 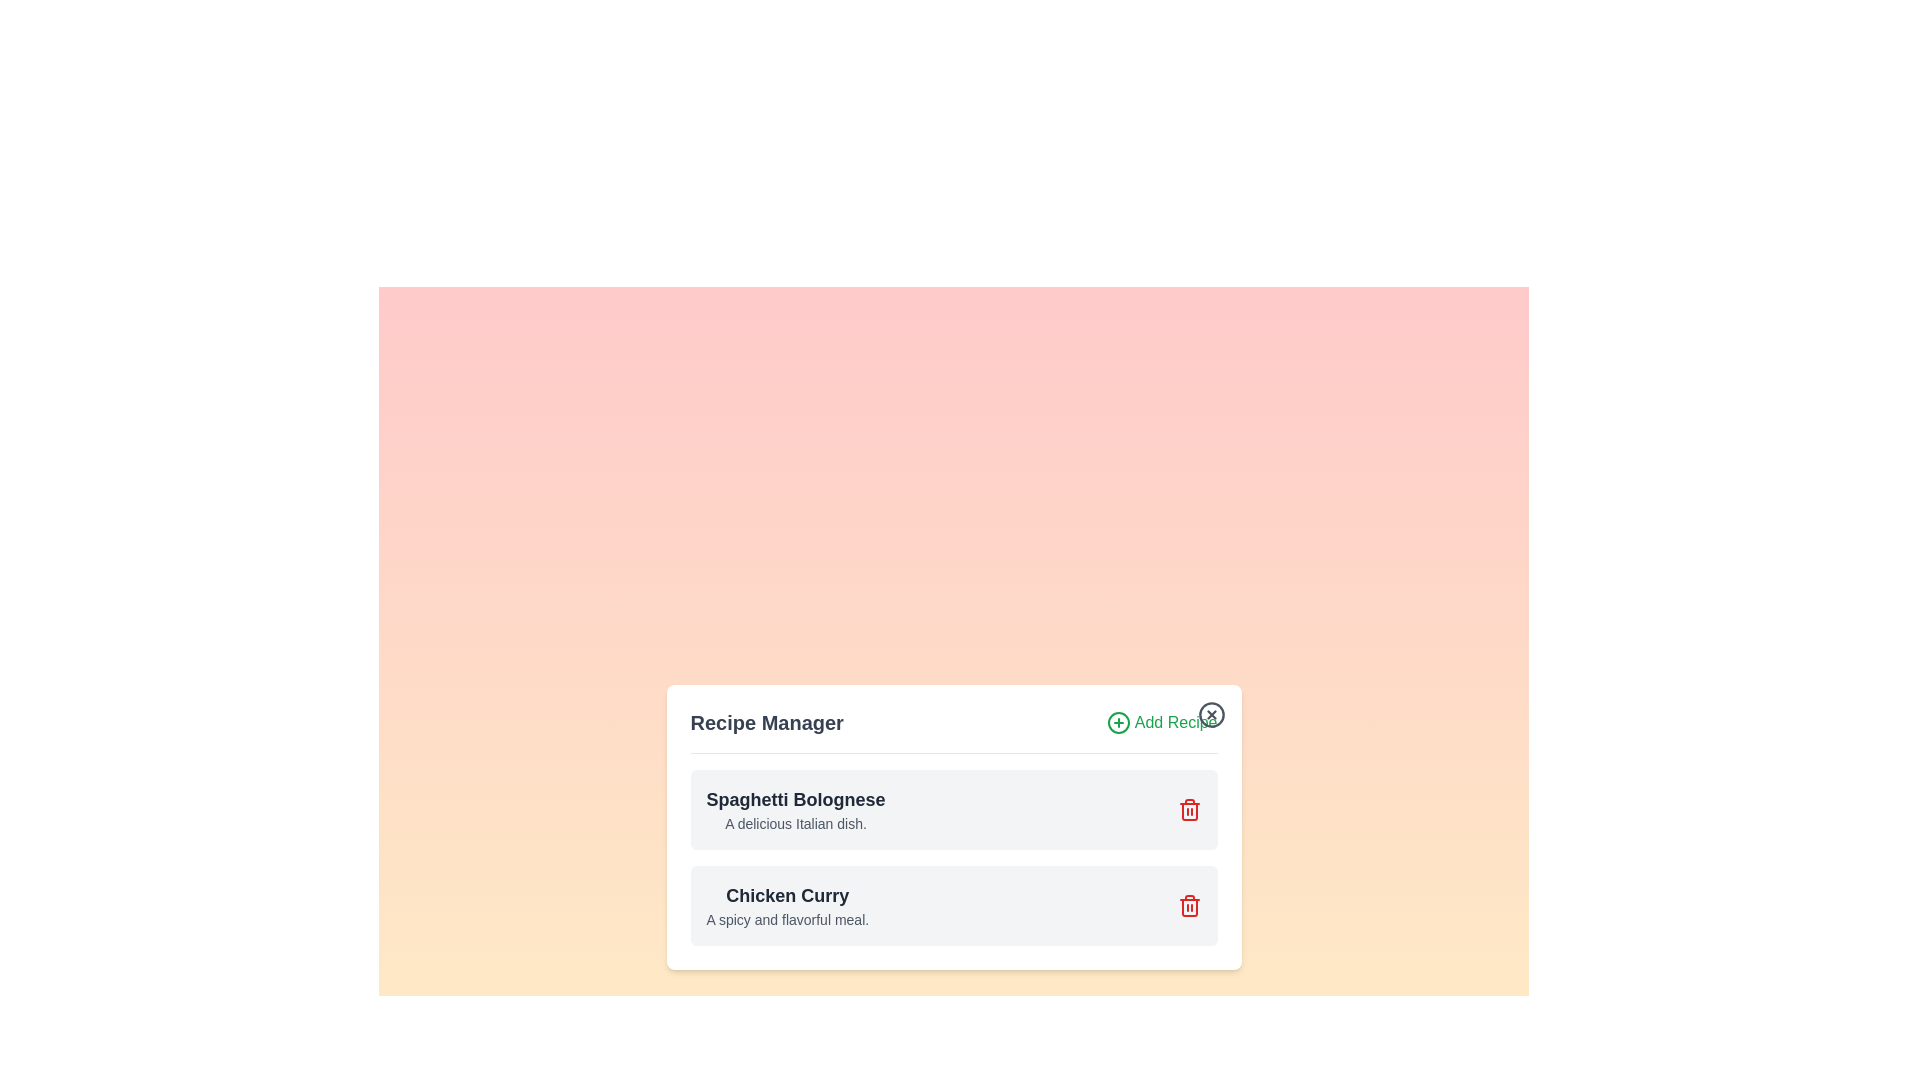 I want to click on the delete button for the recipe item 'Spaghetti Bolognese', so click(x=1189, y=808).